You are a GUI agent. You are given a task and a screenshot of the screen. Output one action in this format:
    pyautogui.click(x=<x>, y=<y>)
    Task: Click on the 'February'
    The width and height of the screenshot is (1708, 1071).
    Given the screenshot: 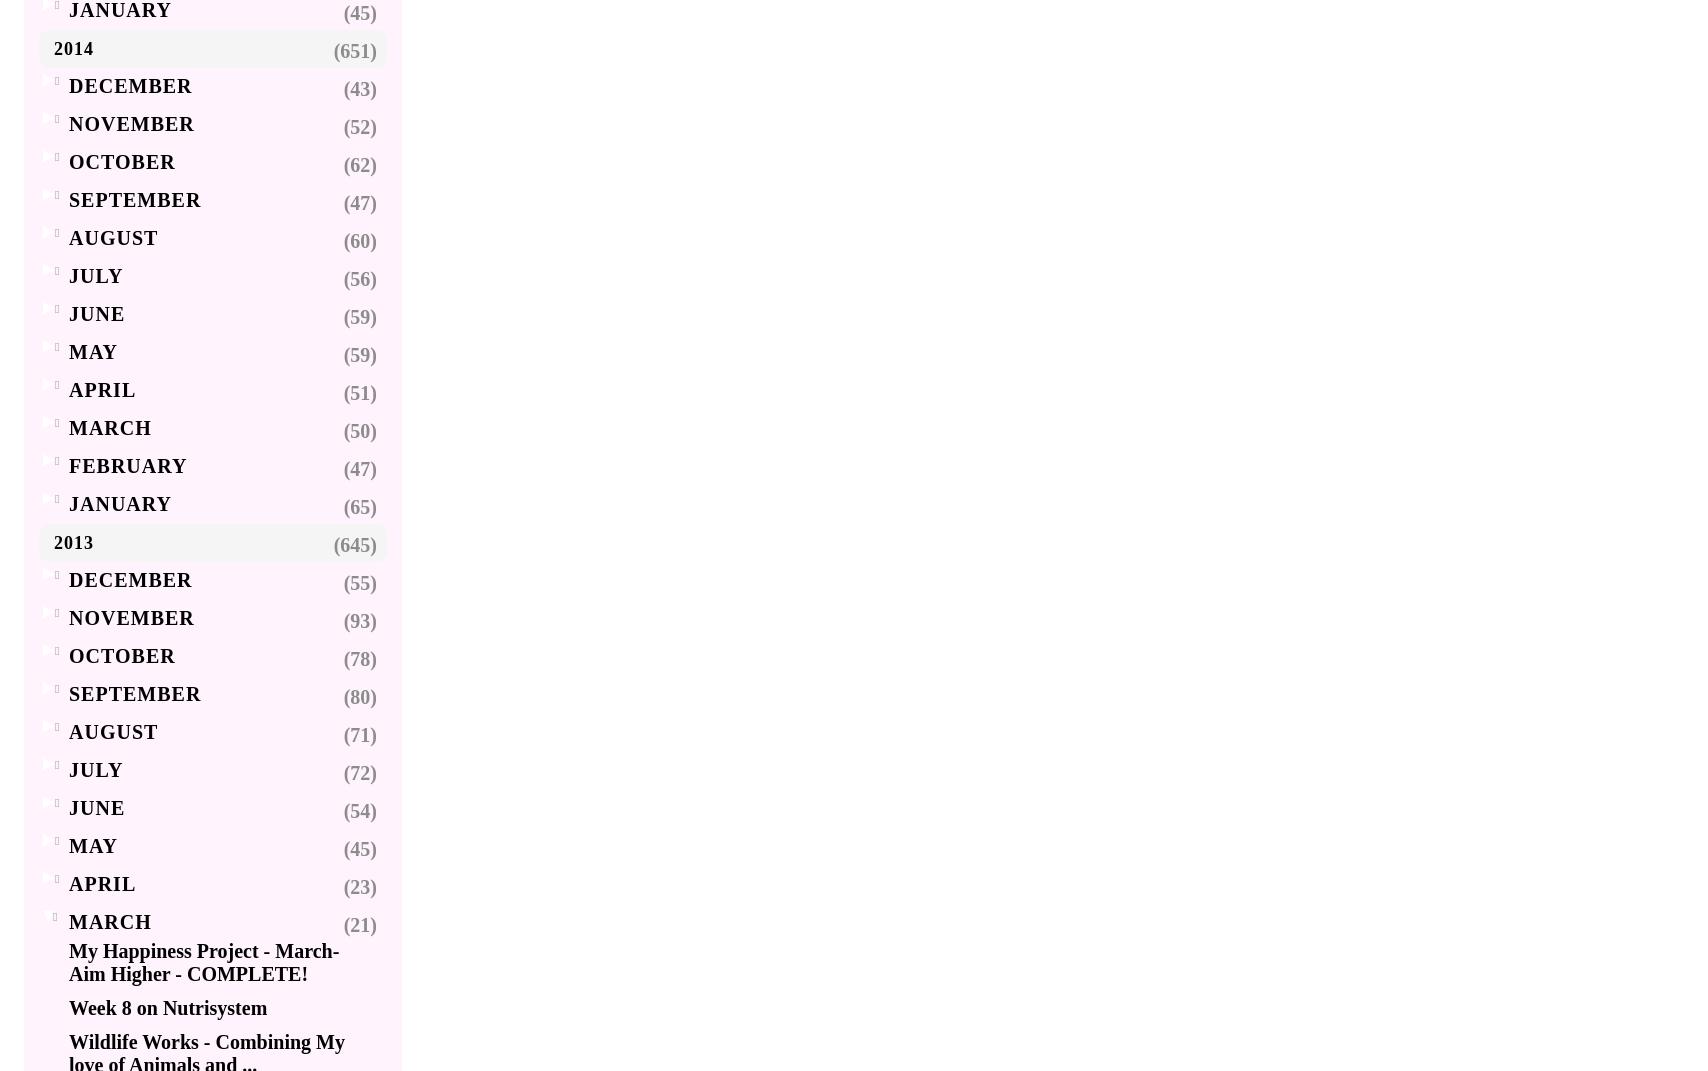 What is the action you would take?
    pyautogui.click(x=127, y=464)
    